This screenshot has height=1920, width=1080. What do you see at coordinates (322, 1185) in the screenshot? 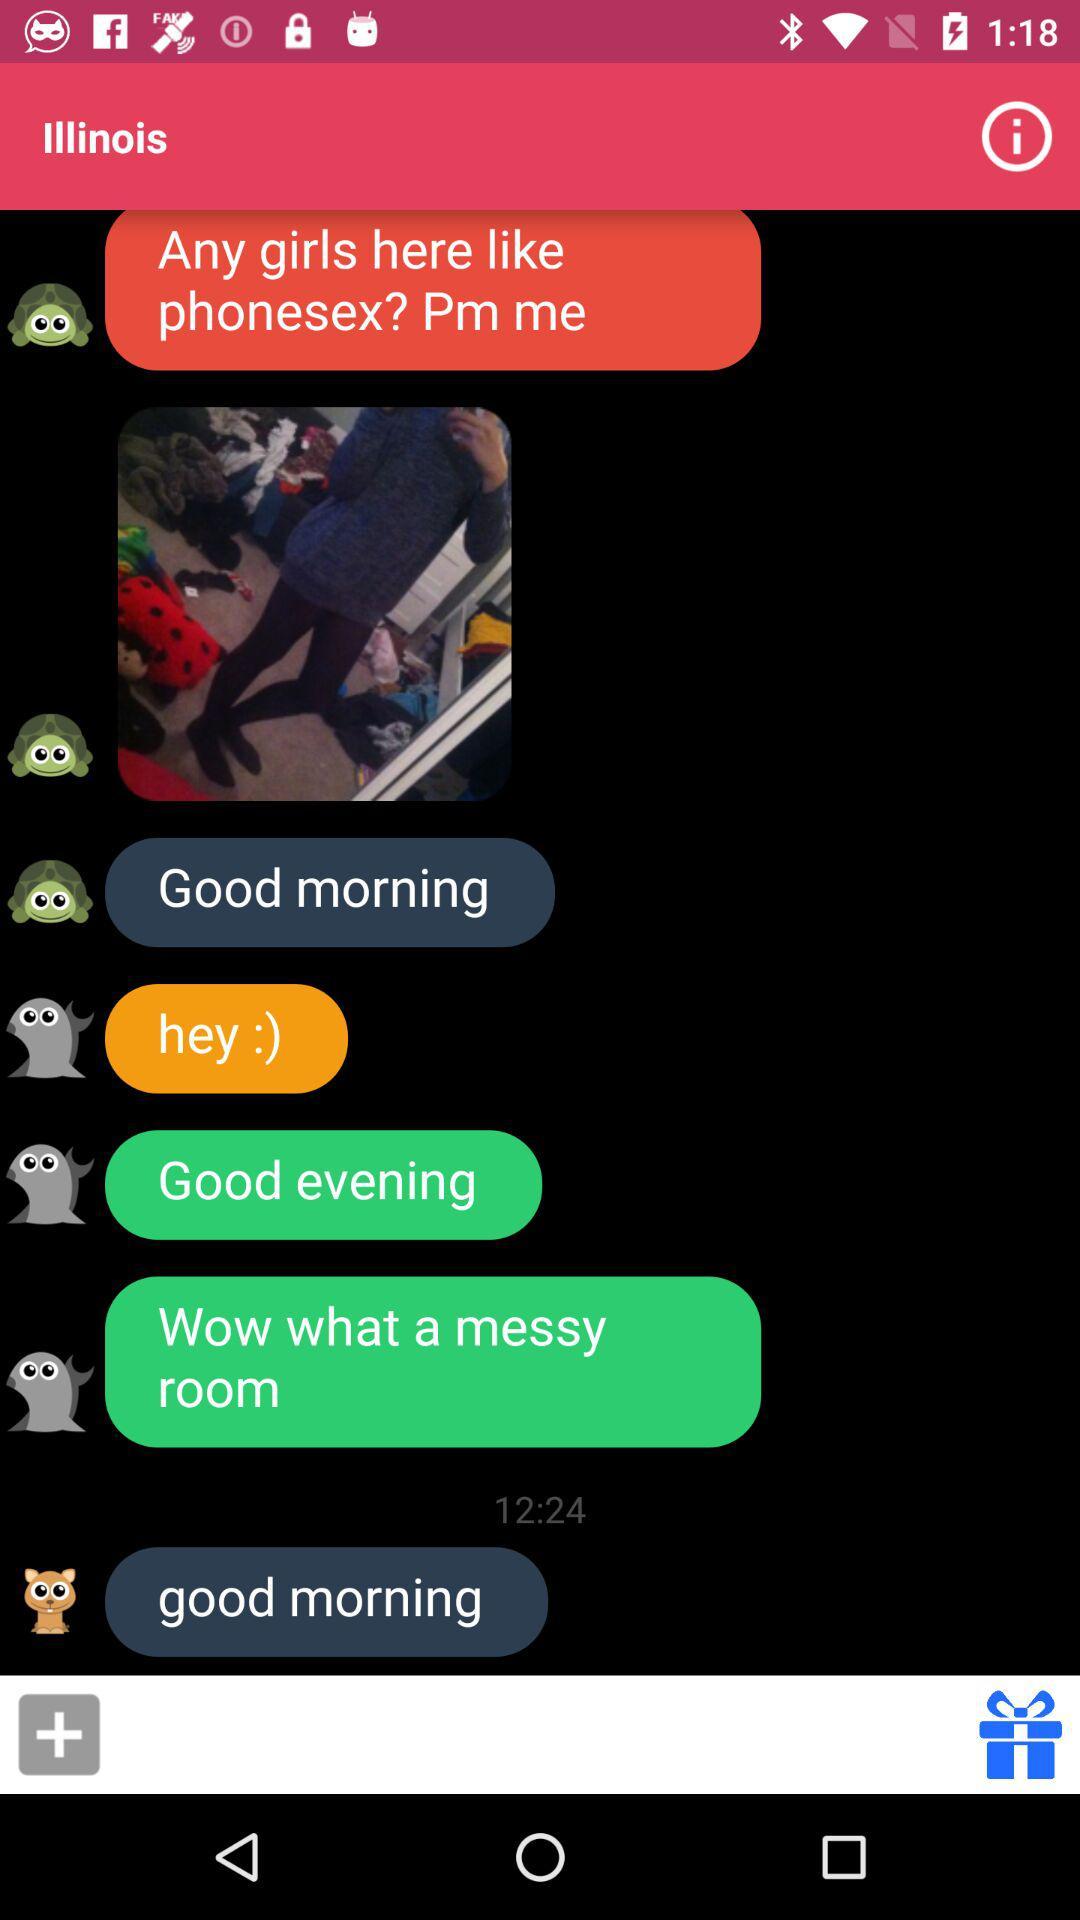
I see `the good evening  item` at bounding box center [322, 1185].